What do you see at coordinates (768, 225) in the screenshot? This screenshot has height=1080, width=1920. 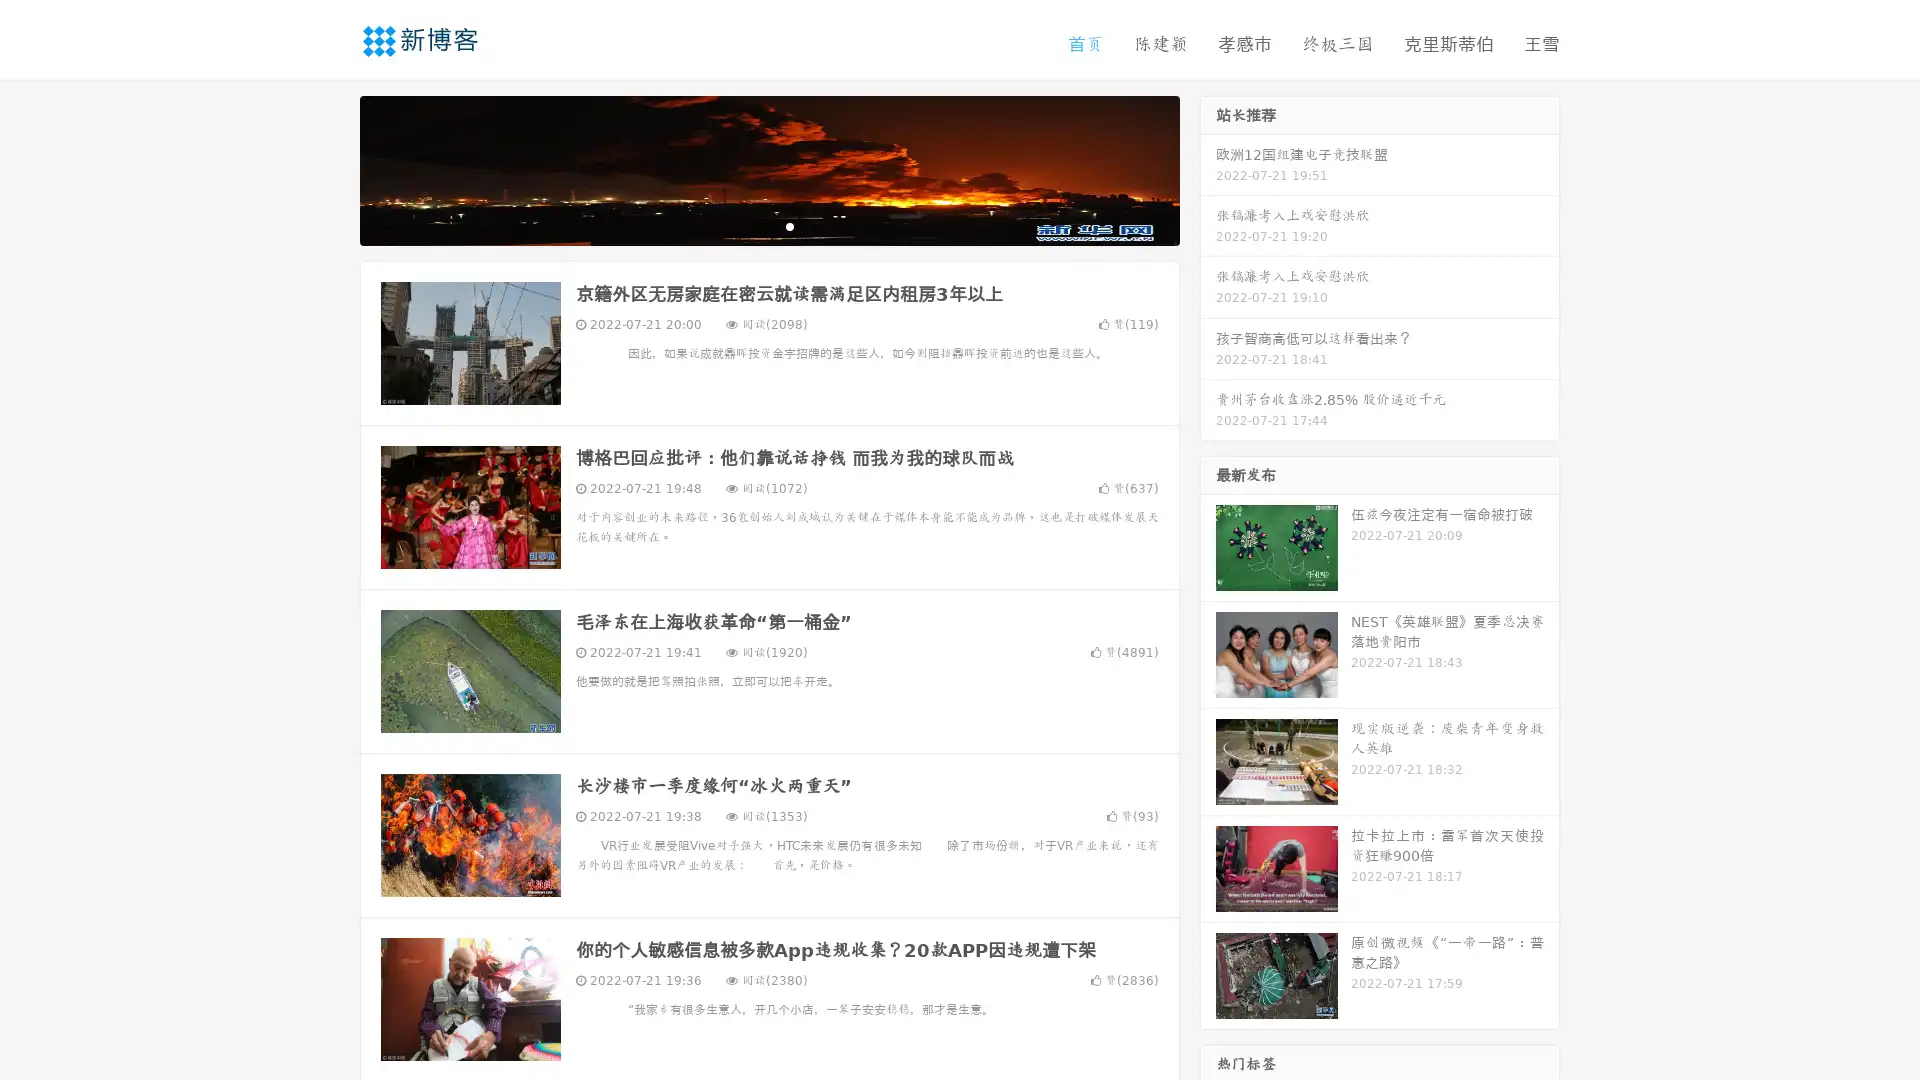 I see `Go to slide 2` at bounding box center [768, 225].